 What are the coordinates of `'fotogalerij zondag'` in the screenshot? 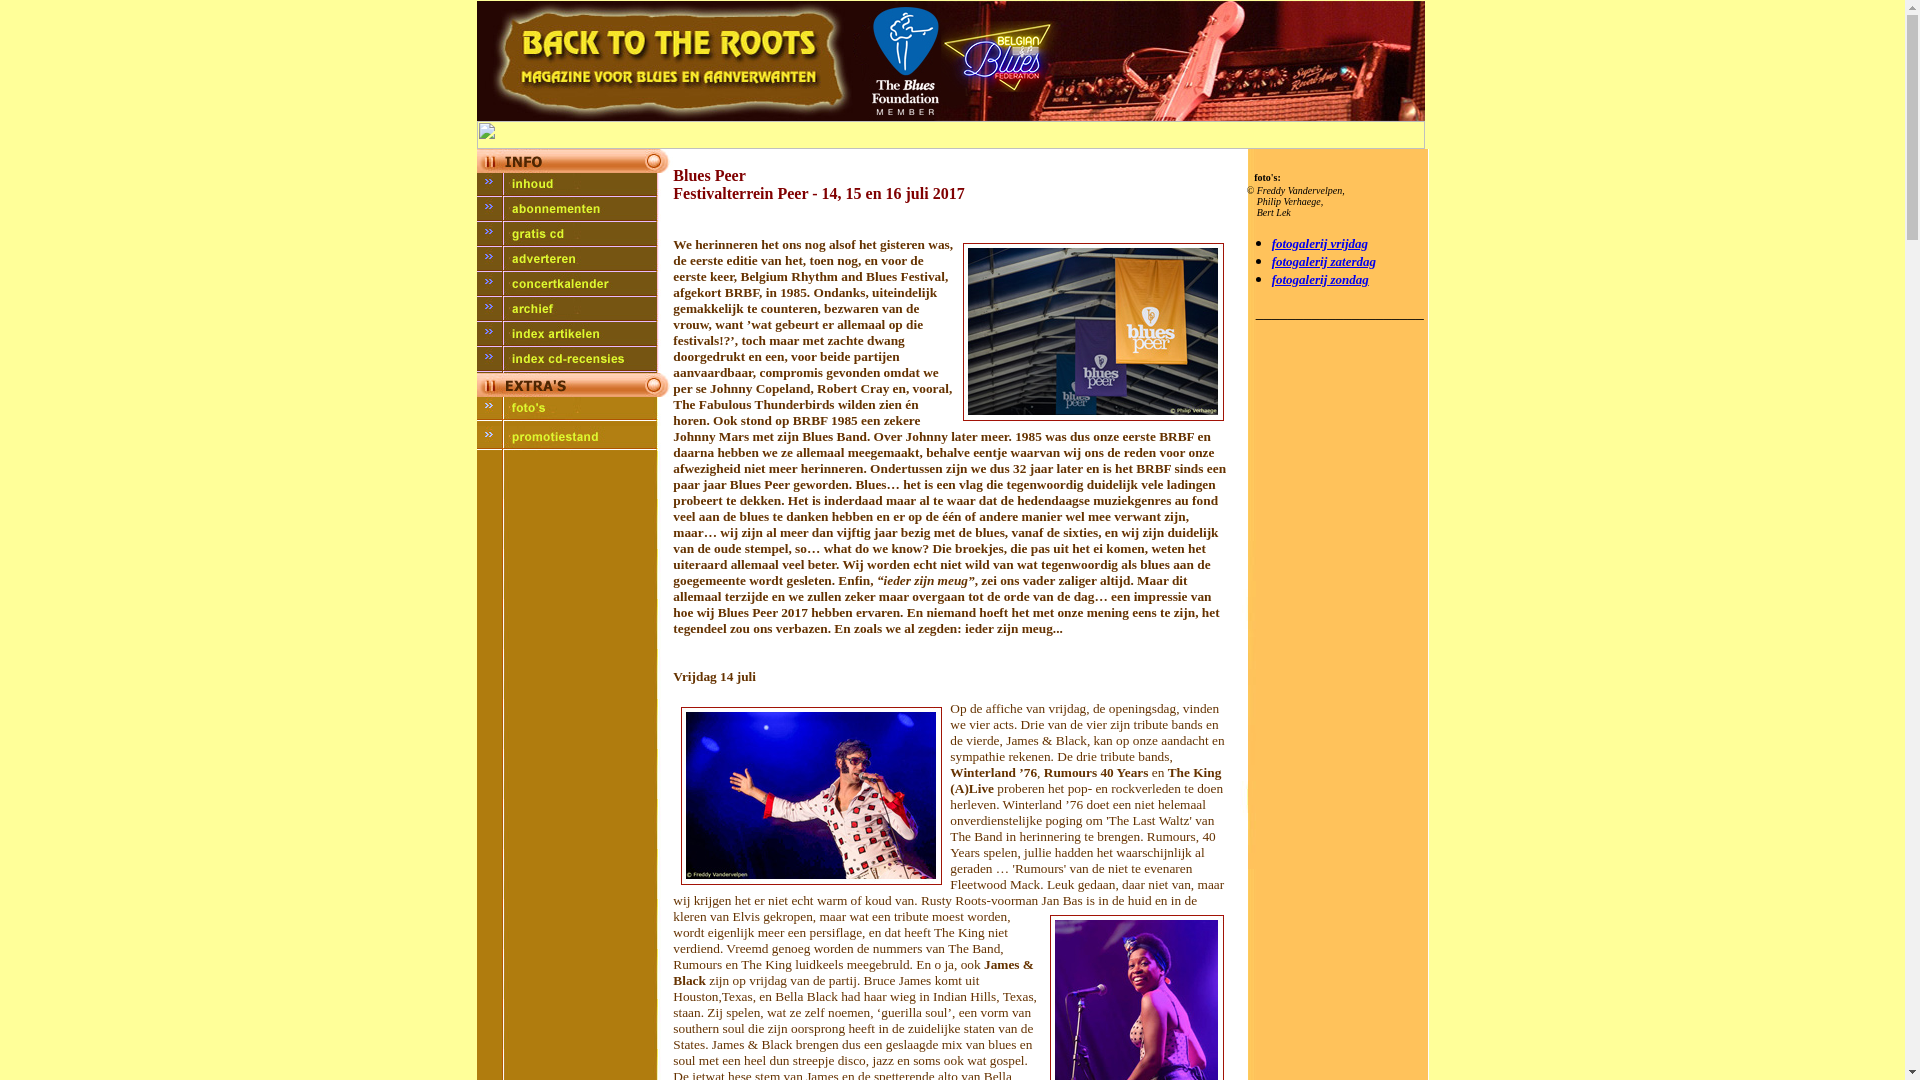 It's located at (1271, 279).